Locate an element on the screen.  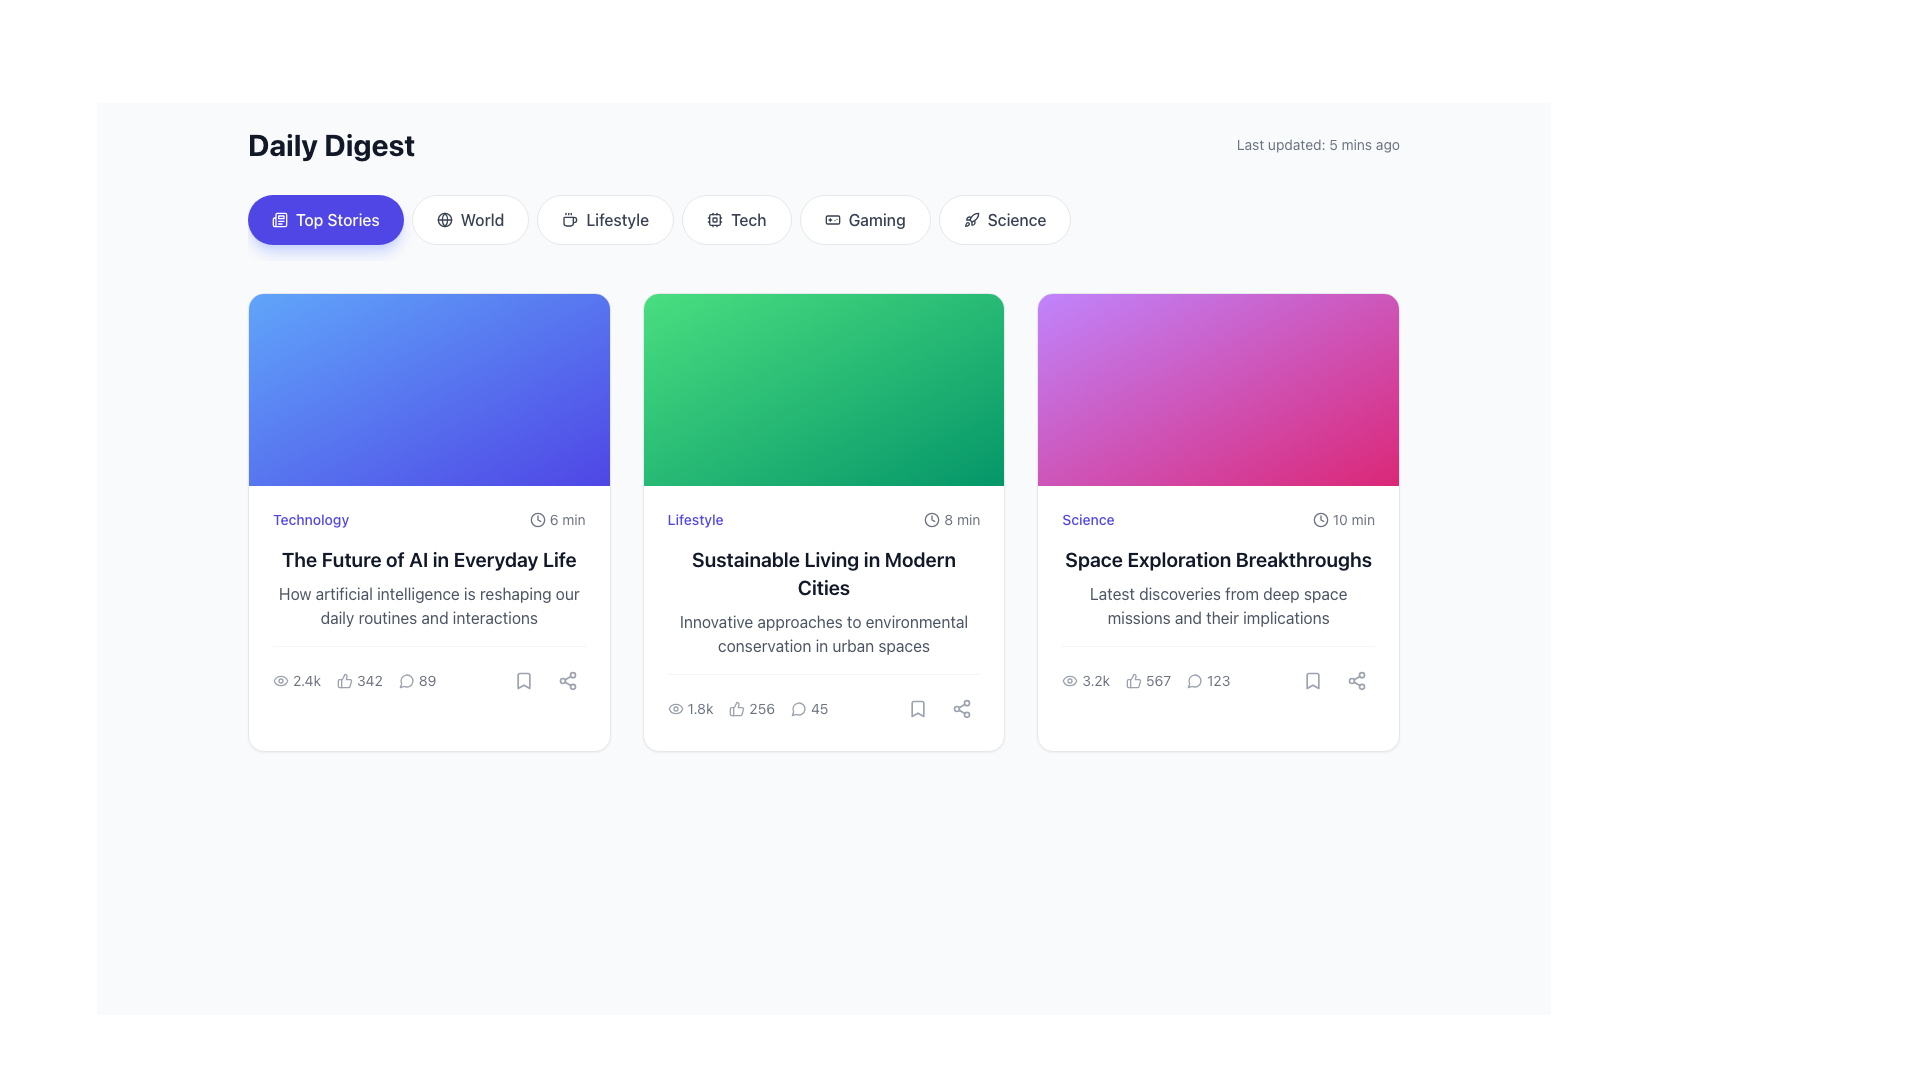
value displayed in the comments section of the 'Space Exploration Breakthroughs' card, located in the bottom-right corner next to the speech bubble icon is located at coordinates (1217, 680).